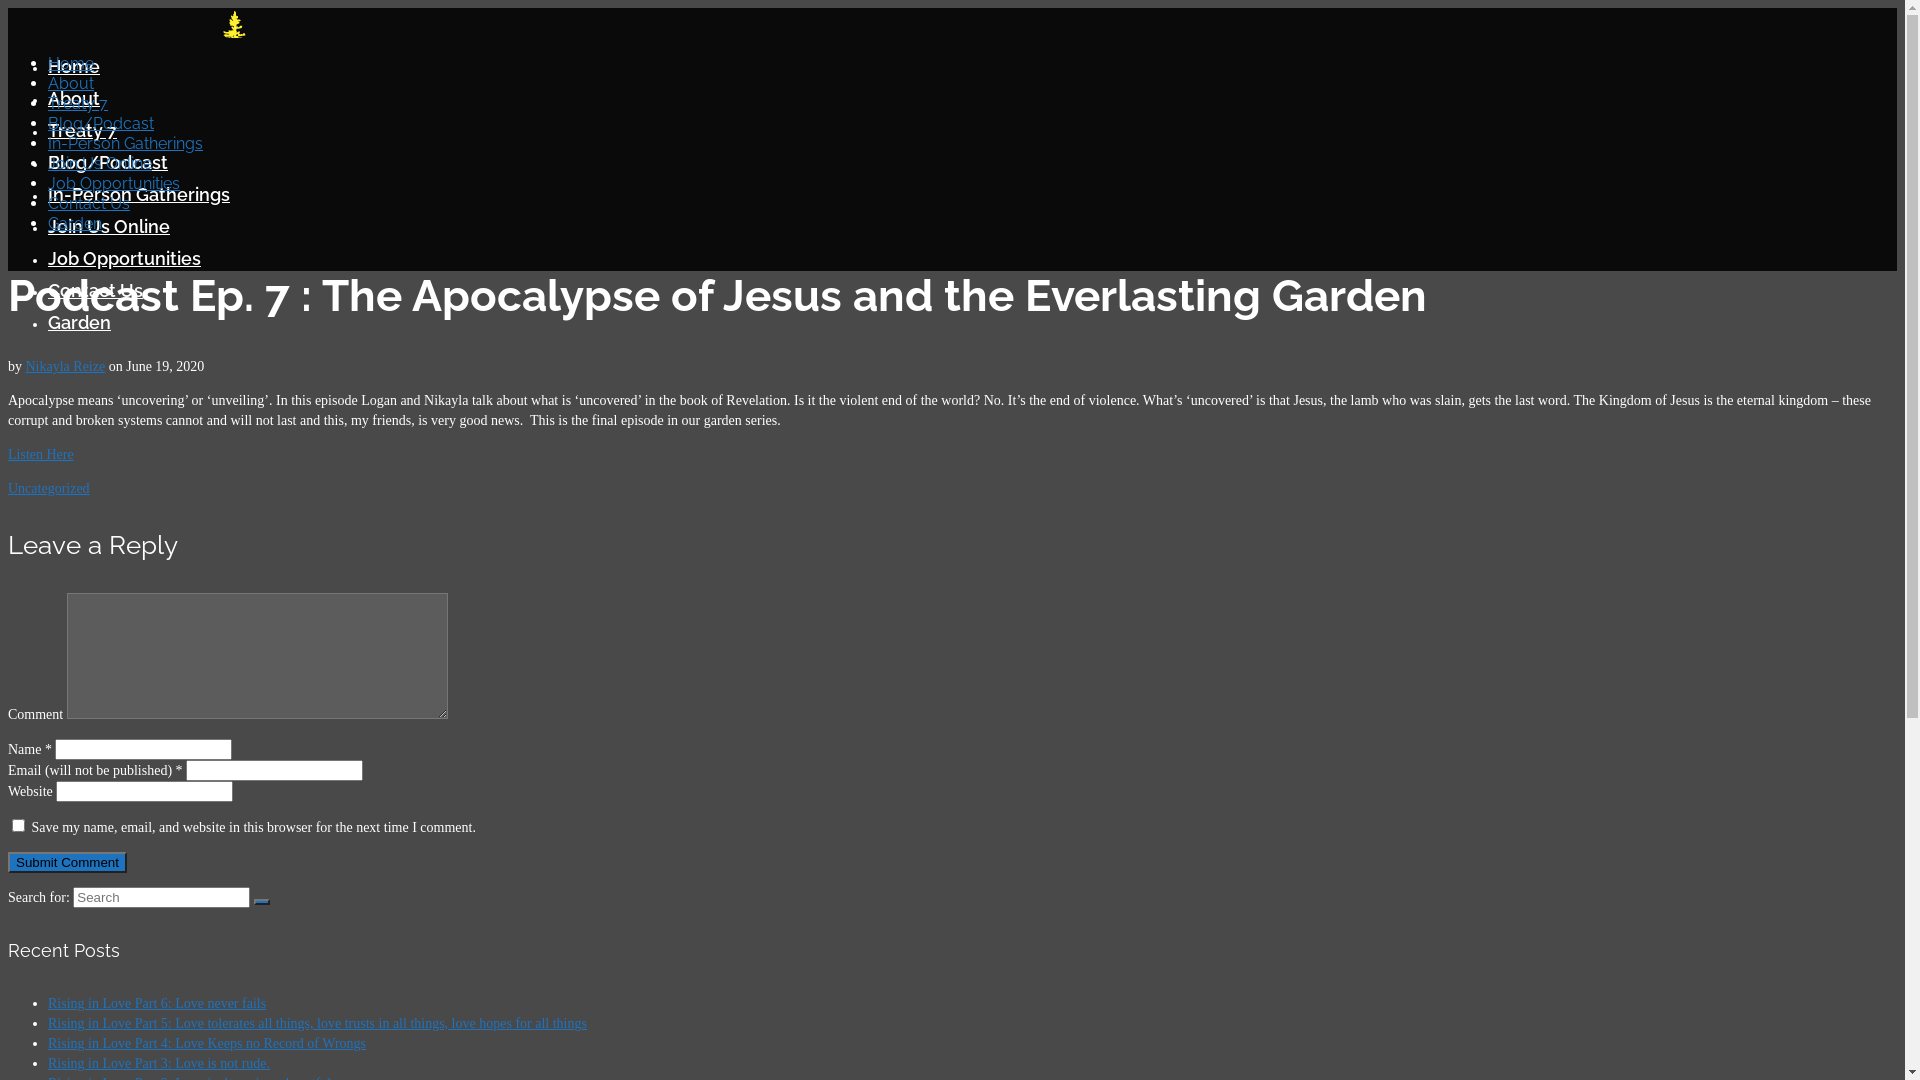 This screenshot has height=1080, width=1920. What do you see at coordinates (25, 366) in the screenshot?
I see `'Nikayla Reize'` at bounding box center [25, 366].